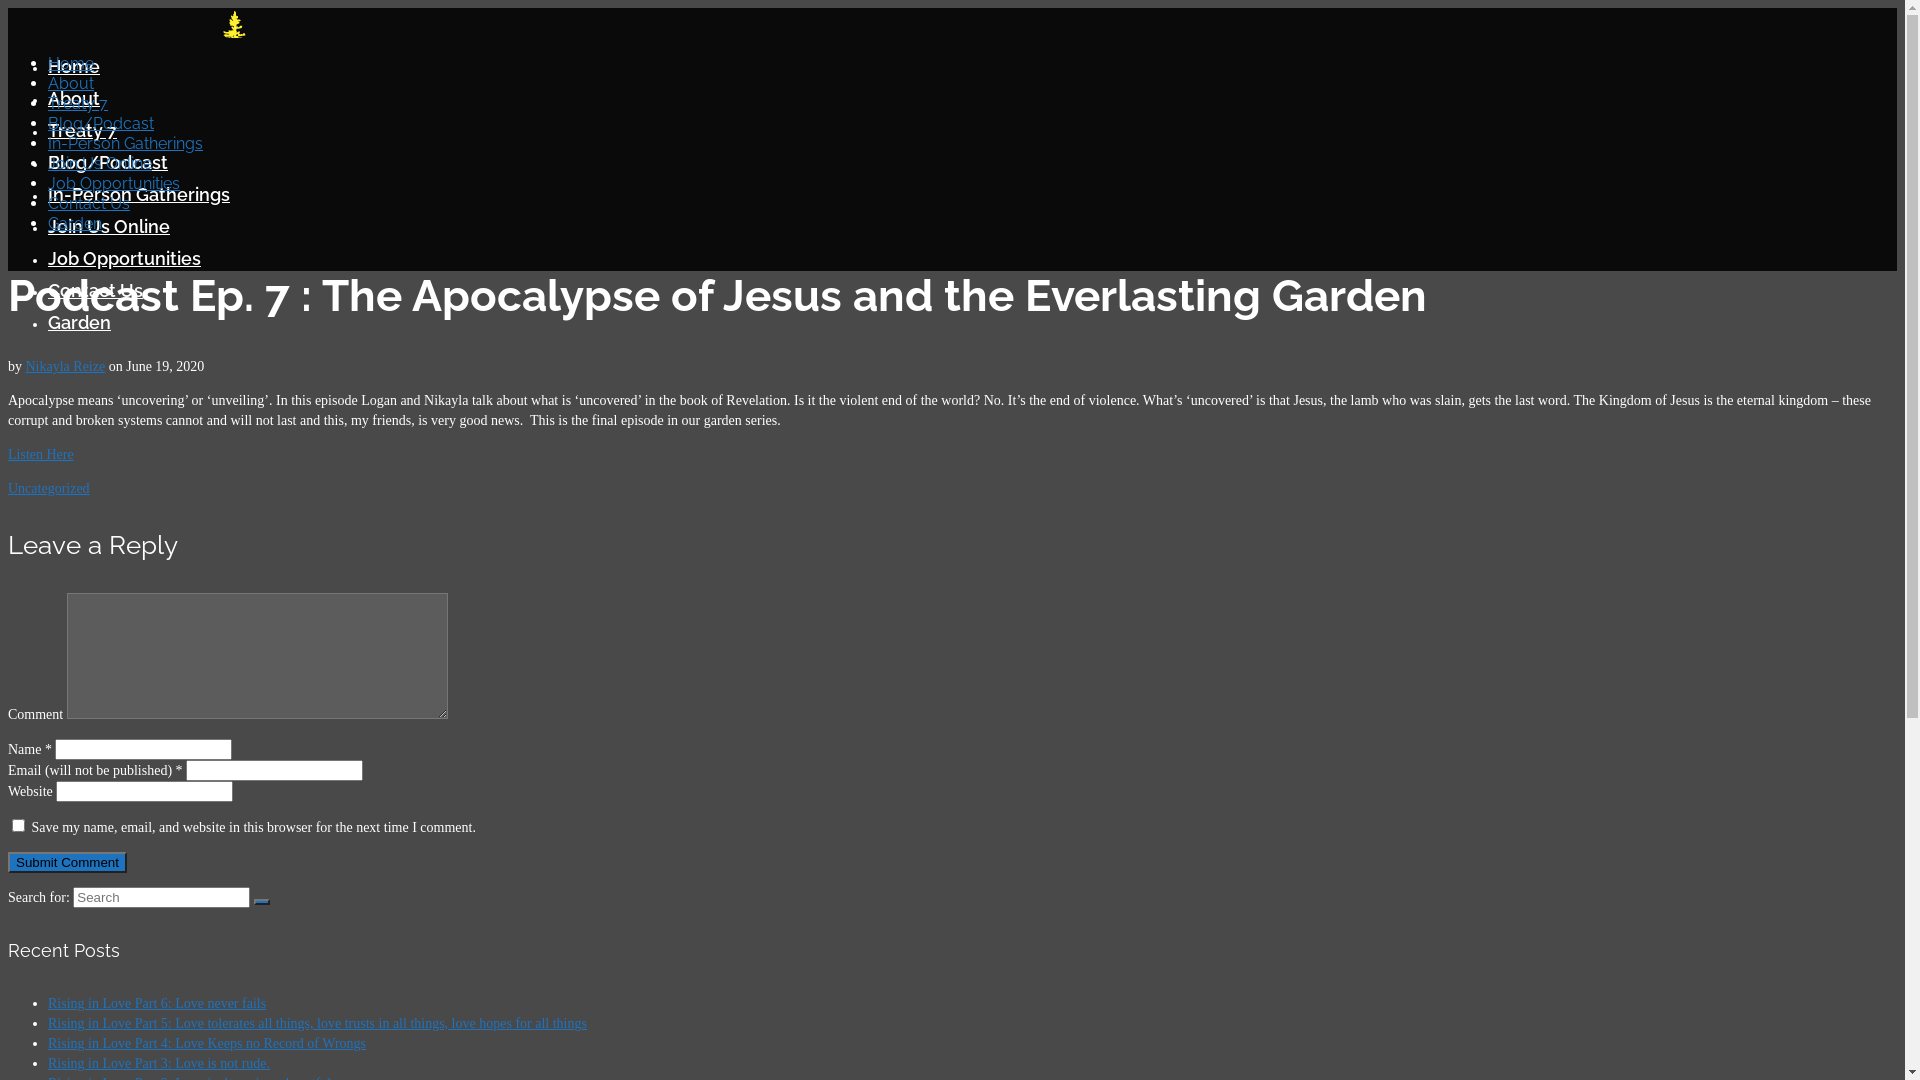 This screenshot has height=1080, width=1920. What do you see at coordinates (25, 366) in the screenshot?
I see `'Nikayla Reize'` at bounding box center [25, 366].